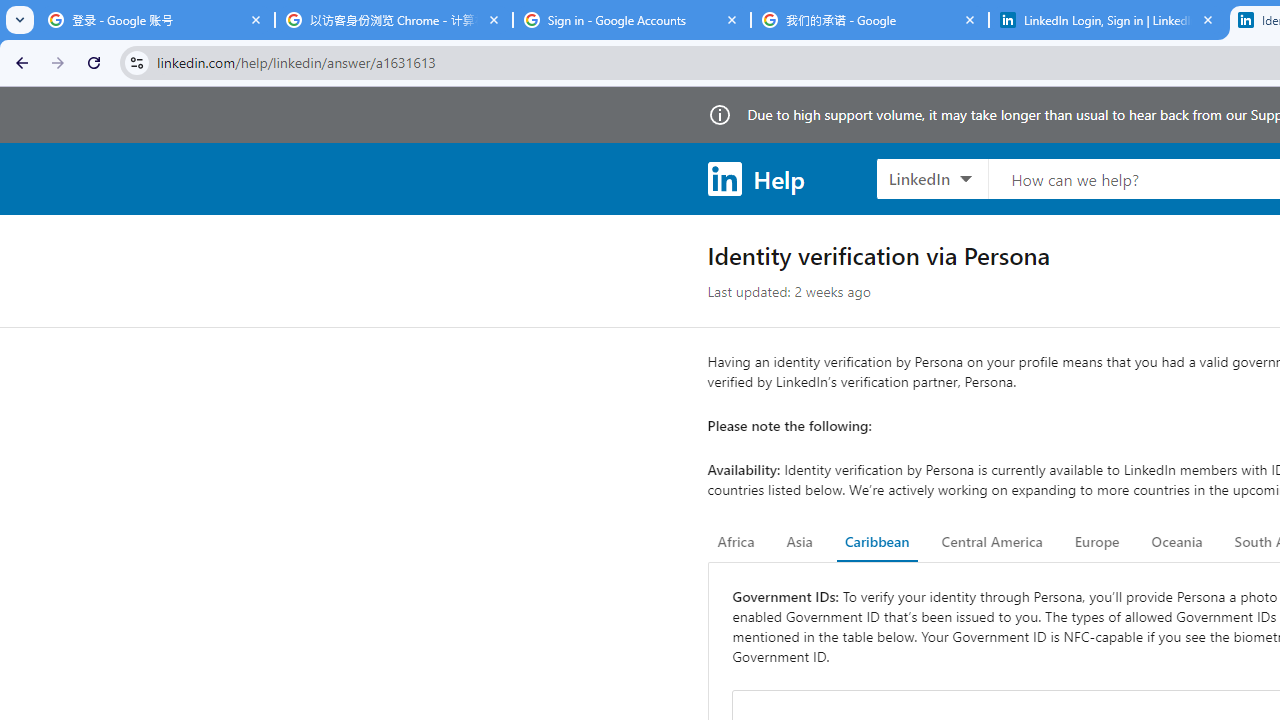 The height and width of the screenshot is (720, 1280). What do you see at coordinates (631, 20) in the screenshot?
I see `'Sign in - Google Accounts'` at bounding box center [631, 20].